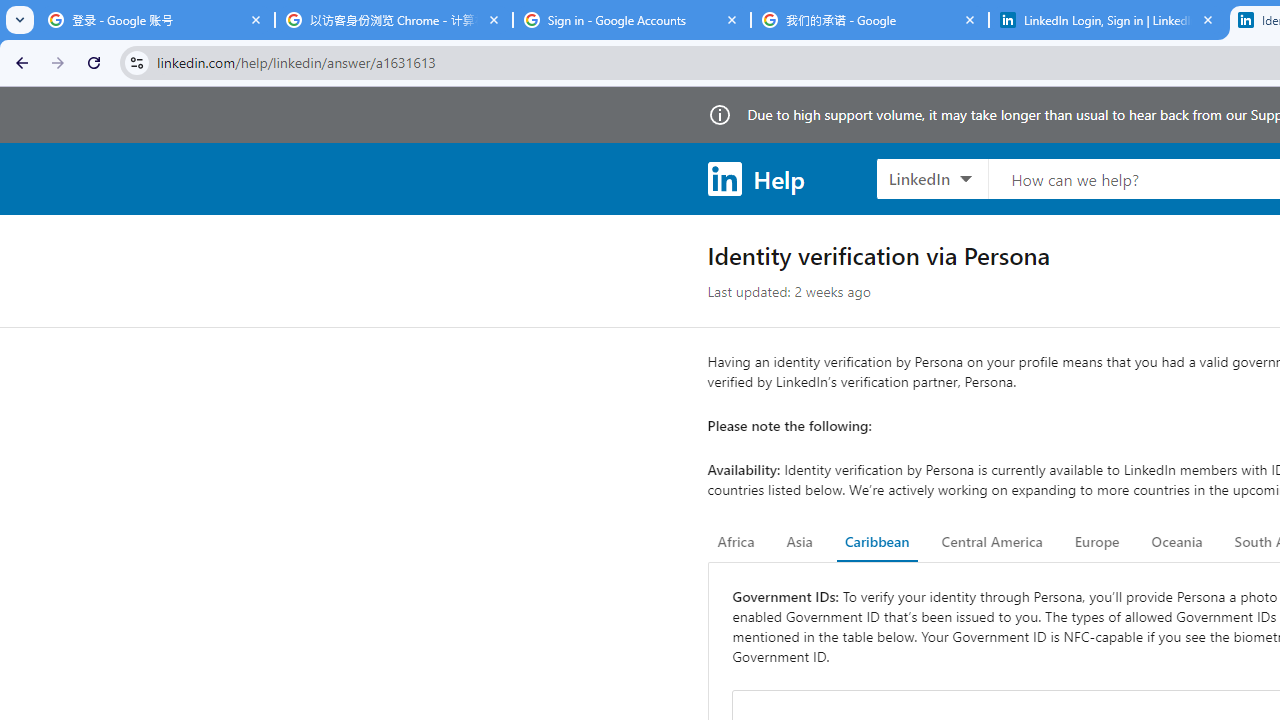 The height and width of the screenshot is (720, 1280). What do you see at coordinates (631, 20) in the screenshot?
I see `'Sign in - Google Accounts'` at bounding box center [631, 20].